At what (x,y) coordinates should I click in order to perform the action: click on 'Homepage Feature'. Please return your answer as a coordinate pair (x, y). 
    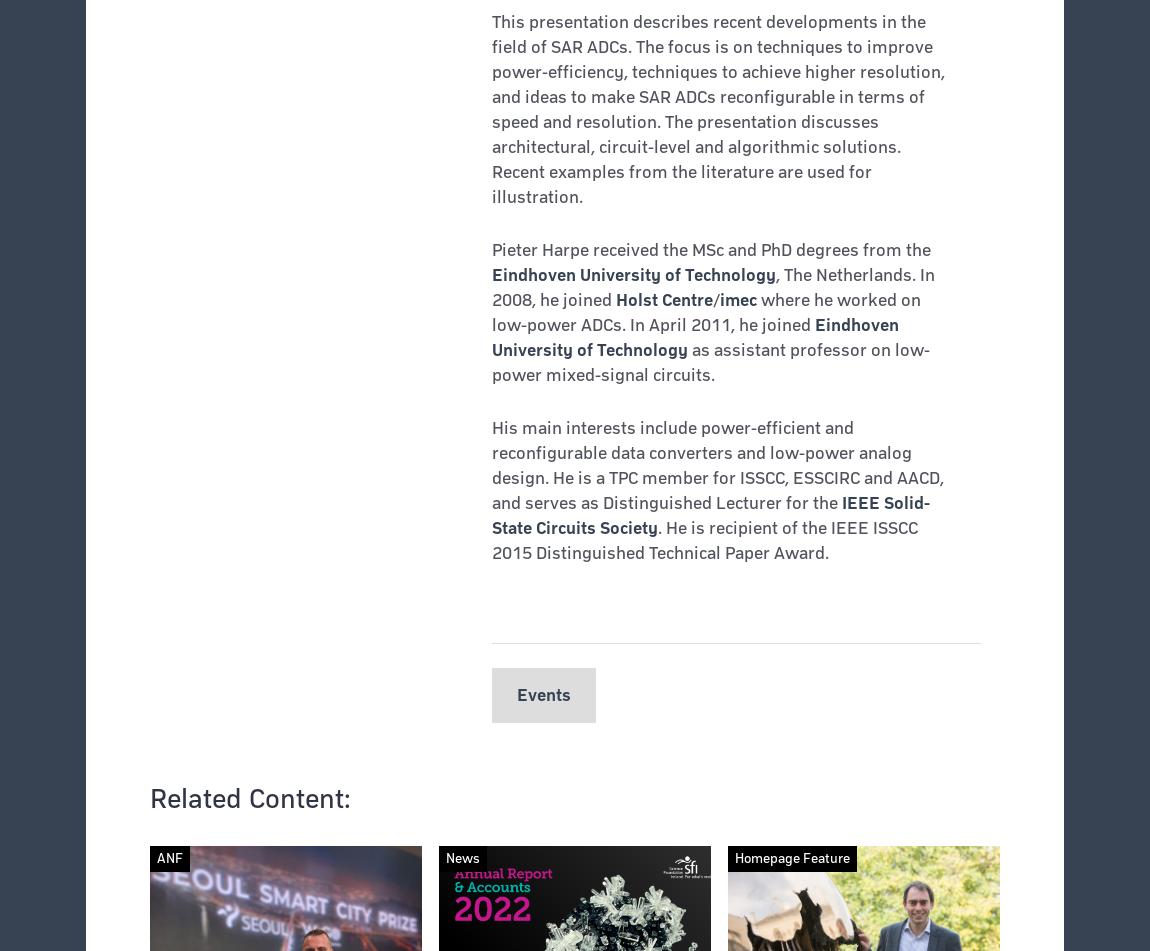
    Looking at the image, I should click on (791, 857).